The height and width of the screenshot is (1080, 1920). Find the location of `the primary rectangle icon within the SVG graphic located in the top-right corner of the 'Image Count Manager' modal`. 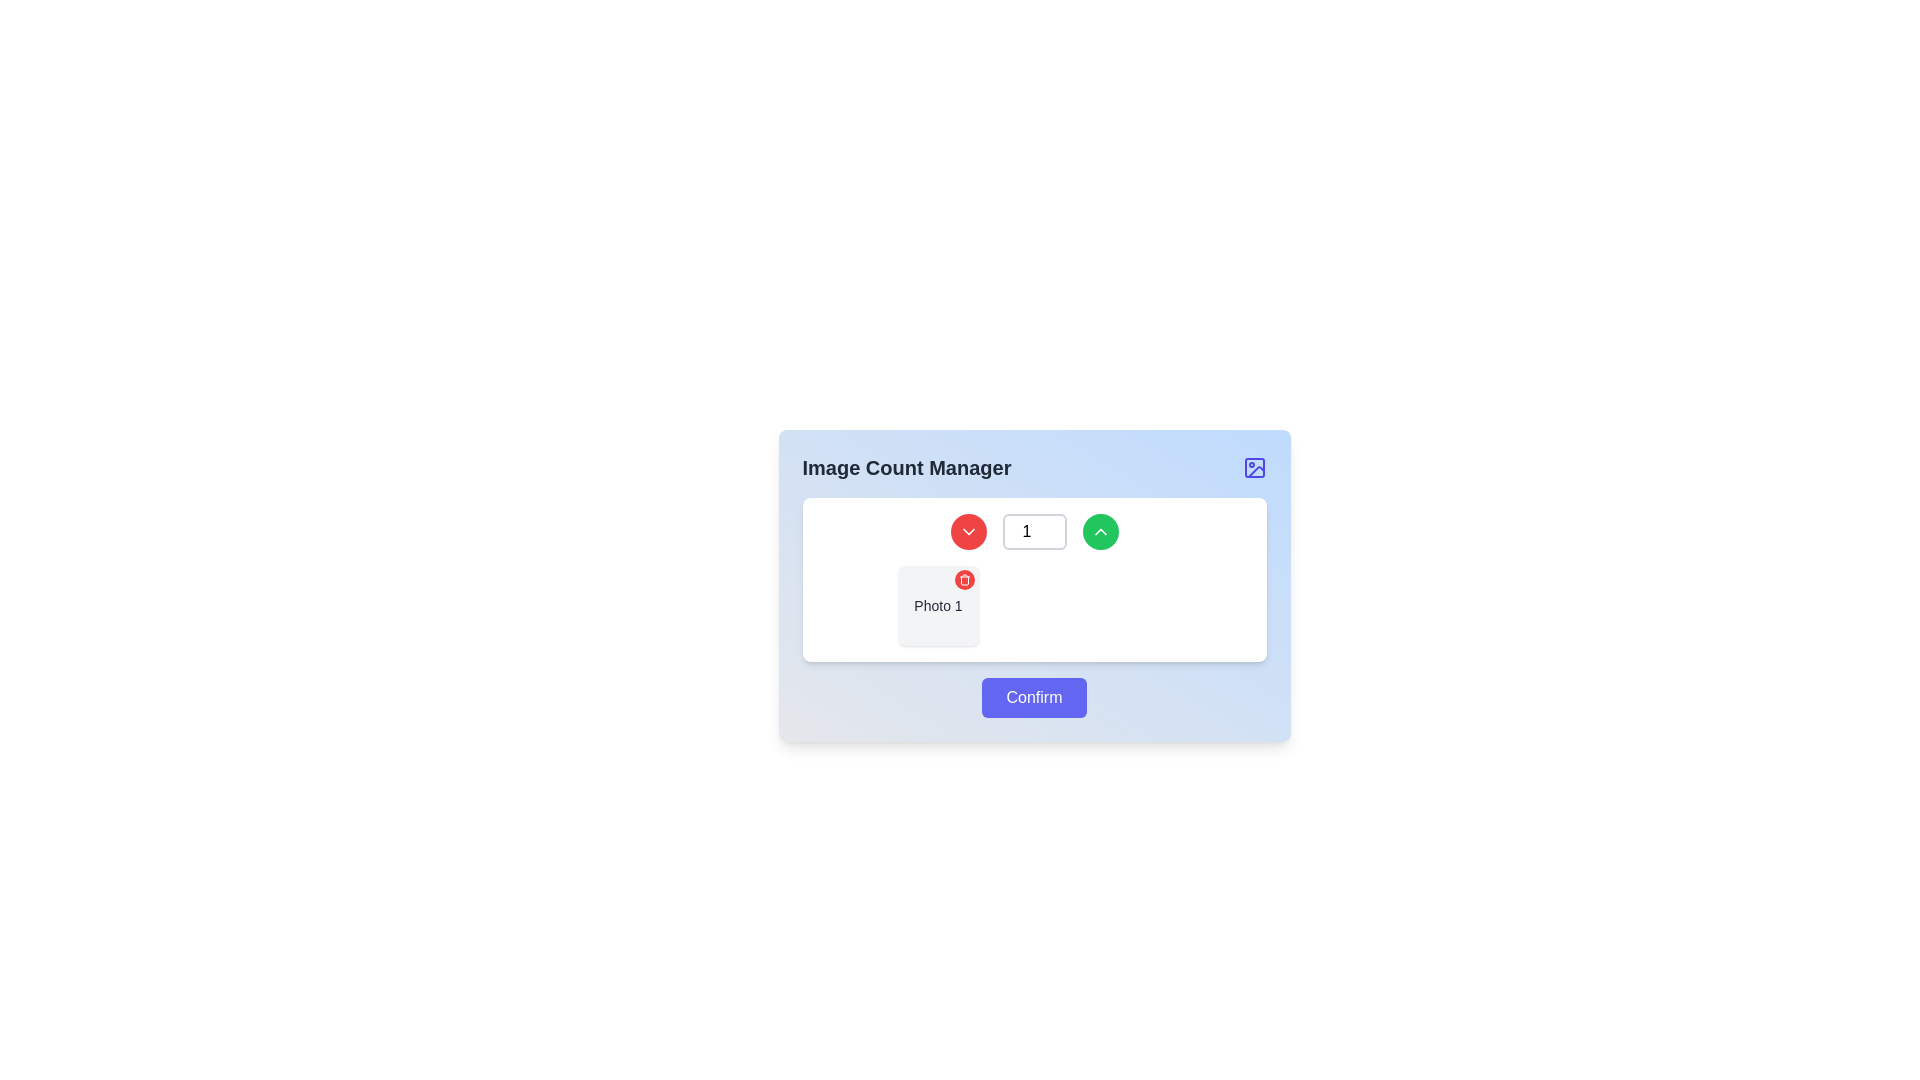

the primary rectangle icon within the SVG graphic located in the top-right corner of the 'Image Count Manager' modal is located at coordinates (1253, 467).